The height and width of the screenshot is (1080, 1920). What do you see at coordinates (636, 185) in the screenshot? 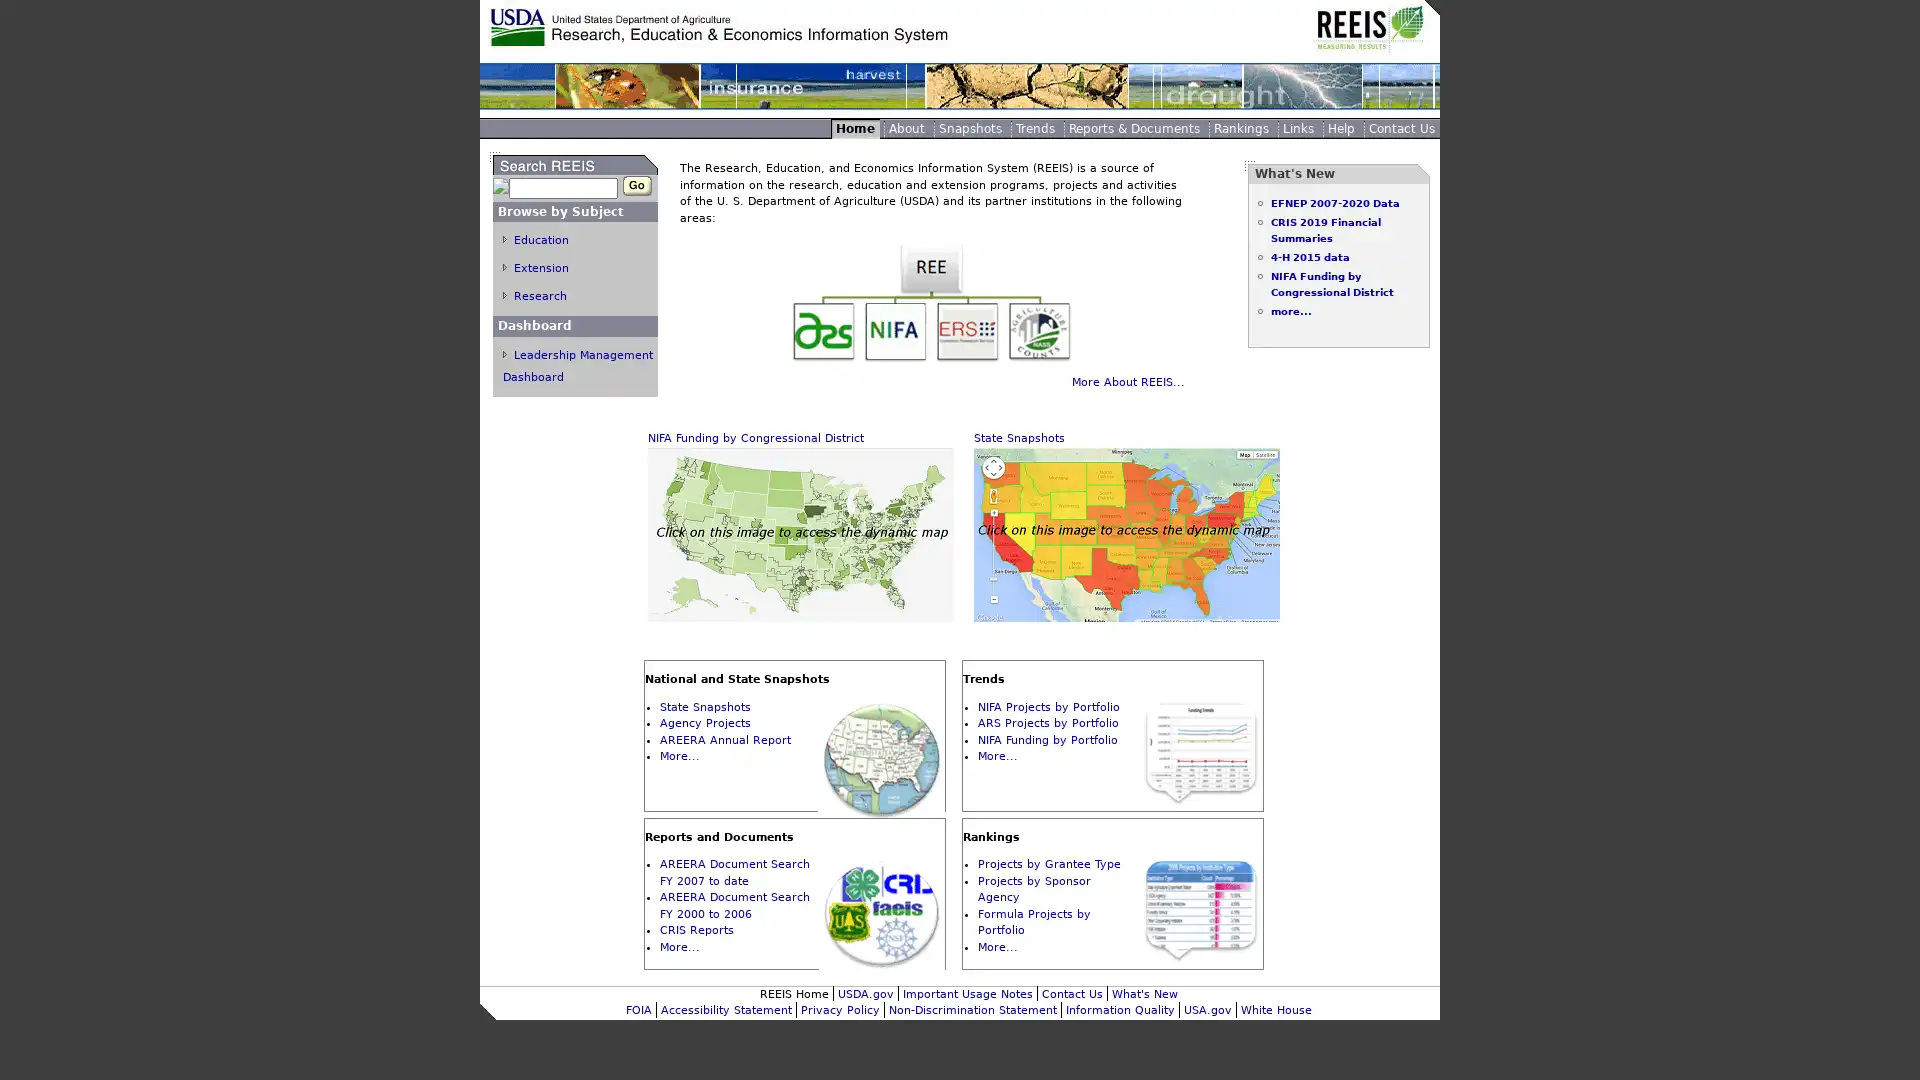
I see `Go Button` at bounding box center [636, 185].